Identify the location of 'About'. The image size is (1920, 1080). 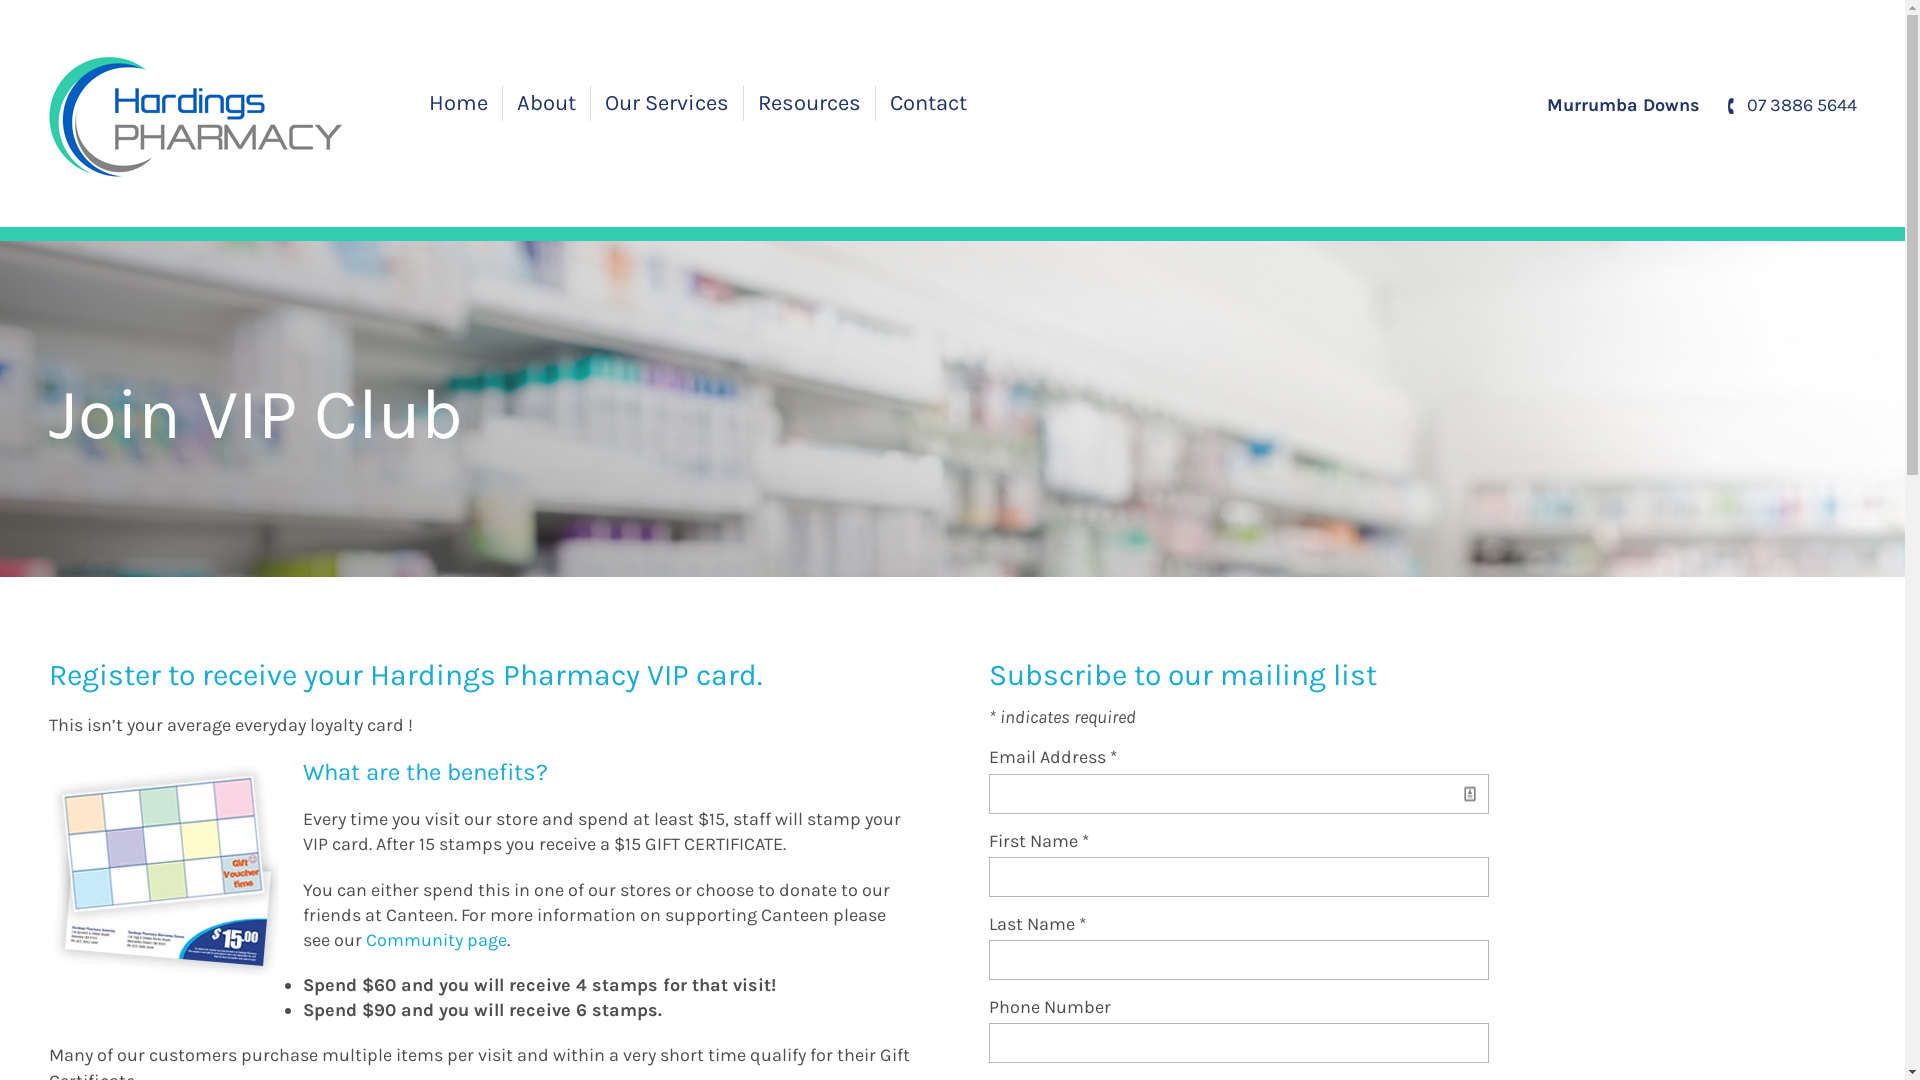
(502, 103).